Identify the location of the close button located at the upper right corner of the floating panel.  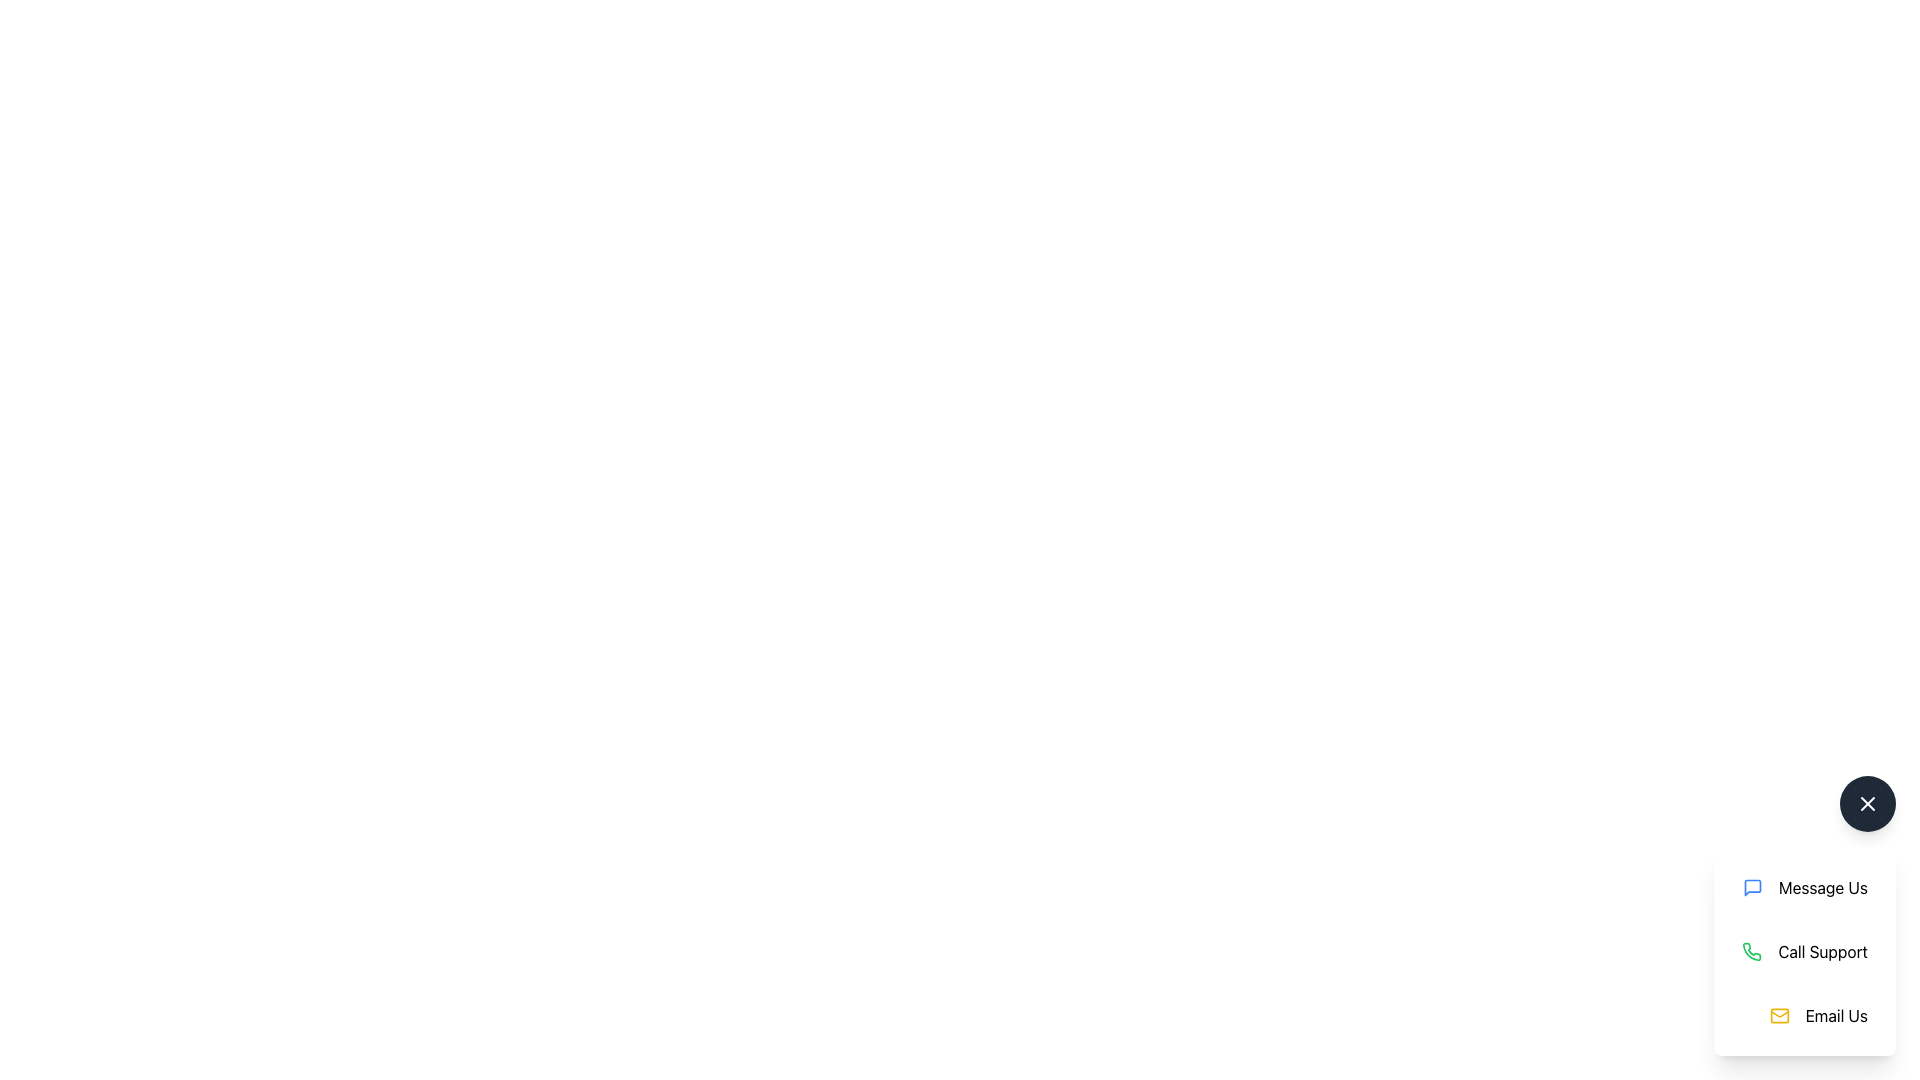
(1866, 802).